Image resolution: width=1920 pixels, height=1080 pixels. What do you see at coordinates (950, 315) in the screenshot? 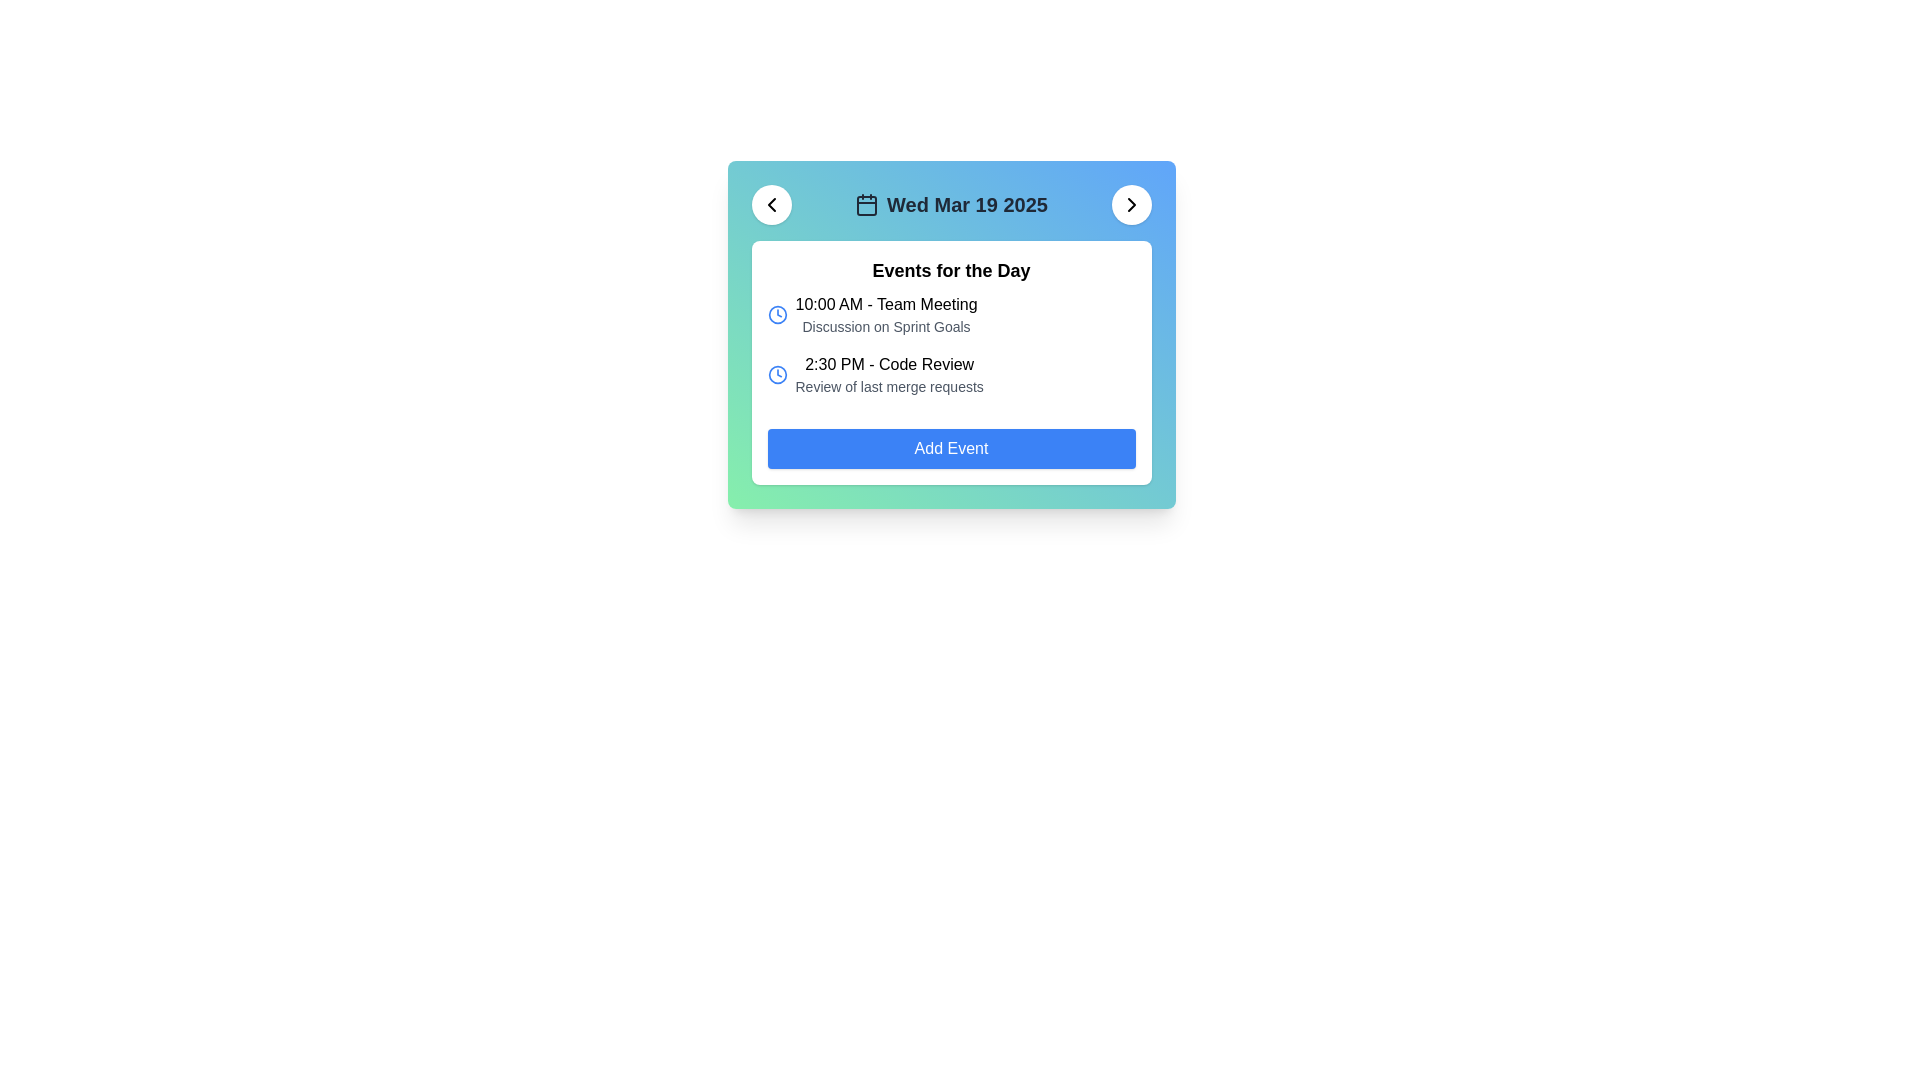
I see `the first scheduled event in the list` at bounding box center [950, 315].